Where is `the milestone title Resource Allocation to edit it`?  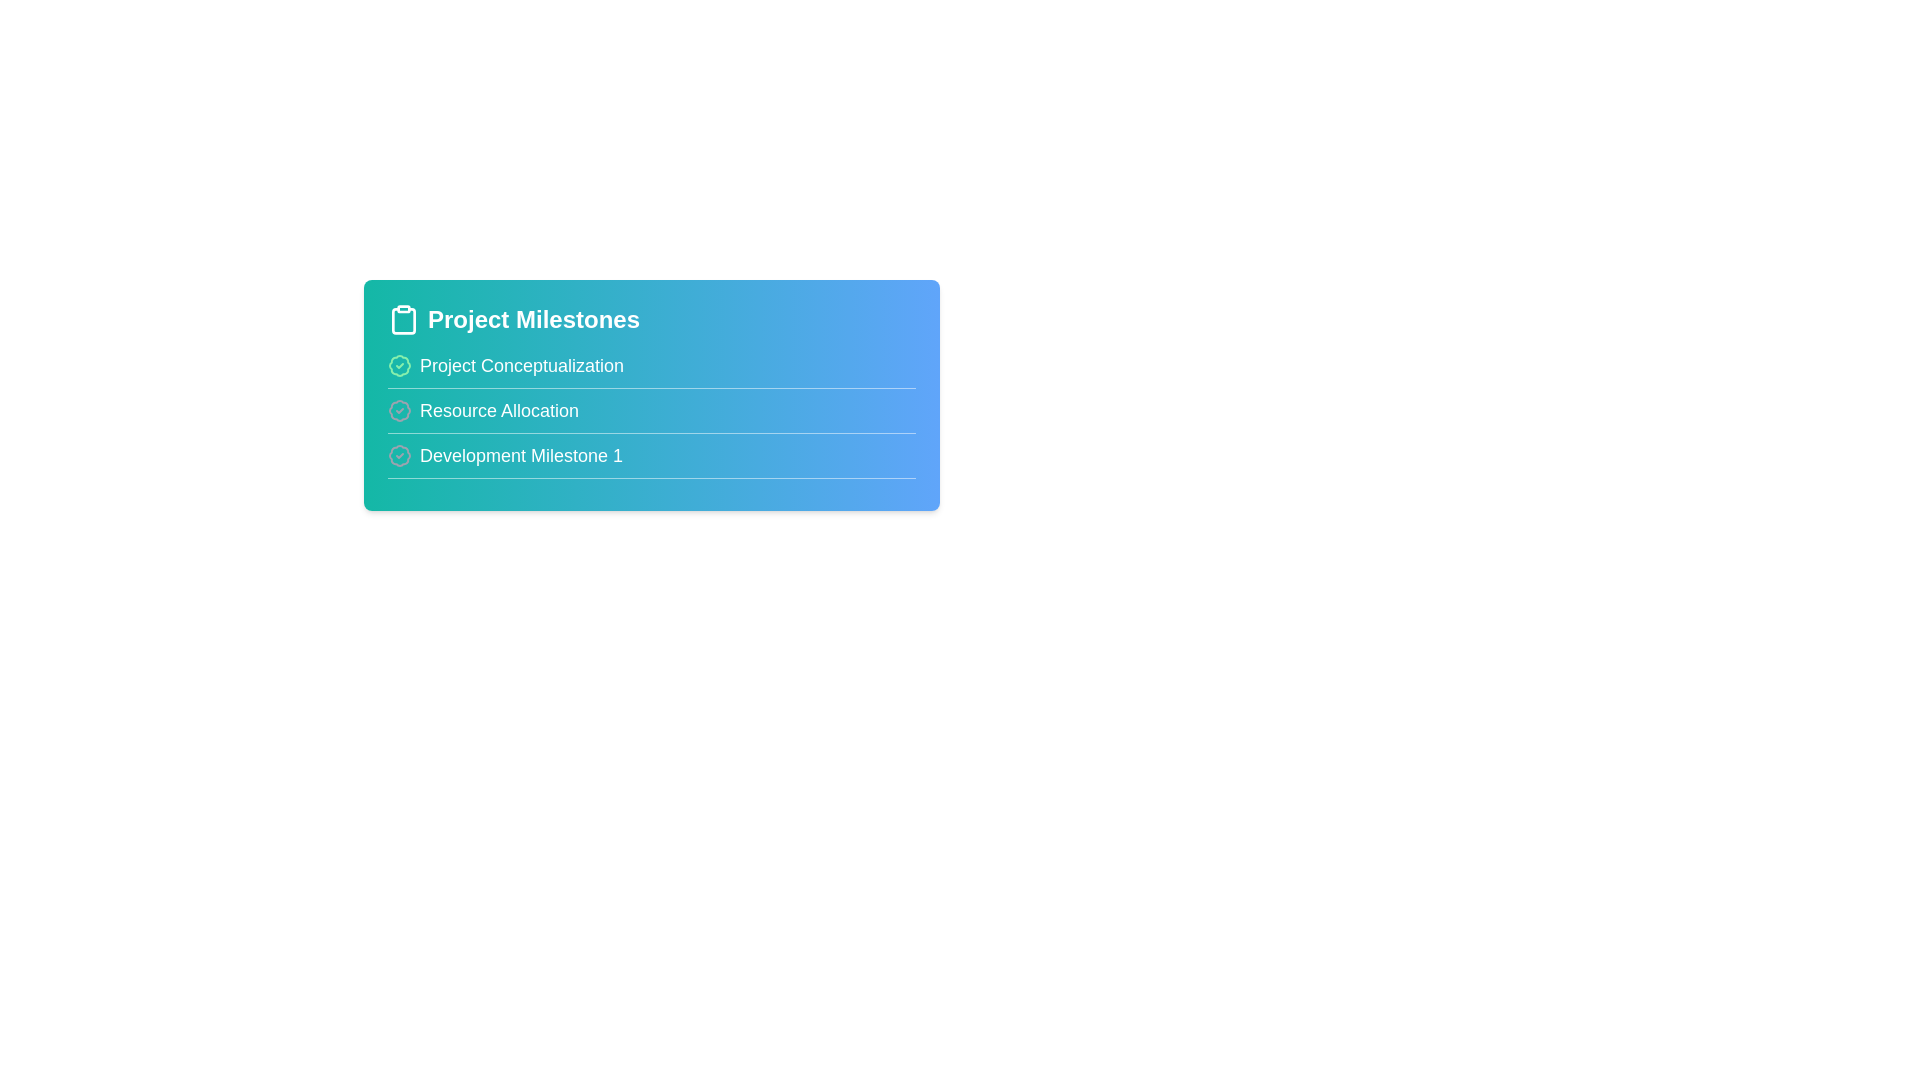 the milestone title Resource Allocation to edit it is located at coordinates (499, 410).